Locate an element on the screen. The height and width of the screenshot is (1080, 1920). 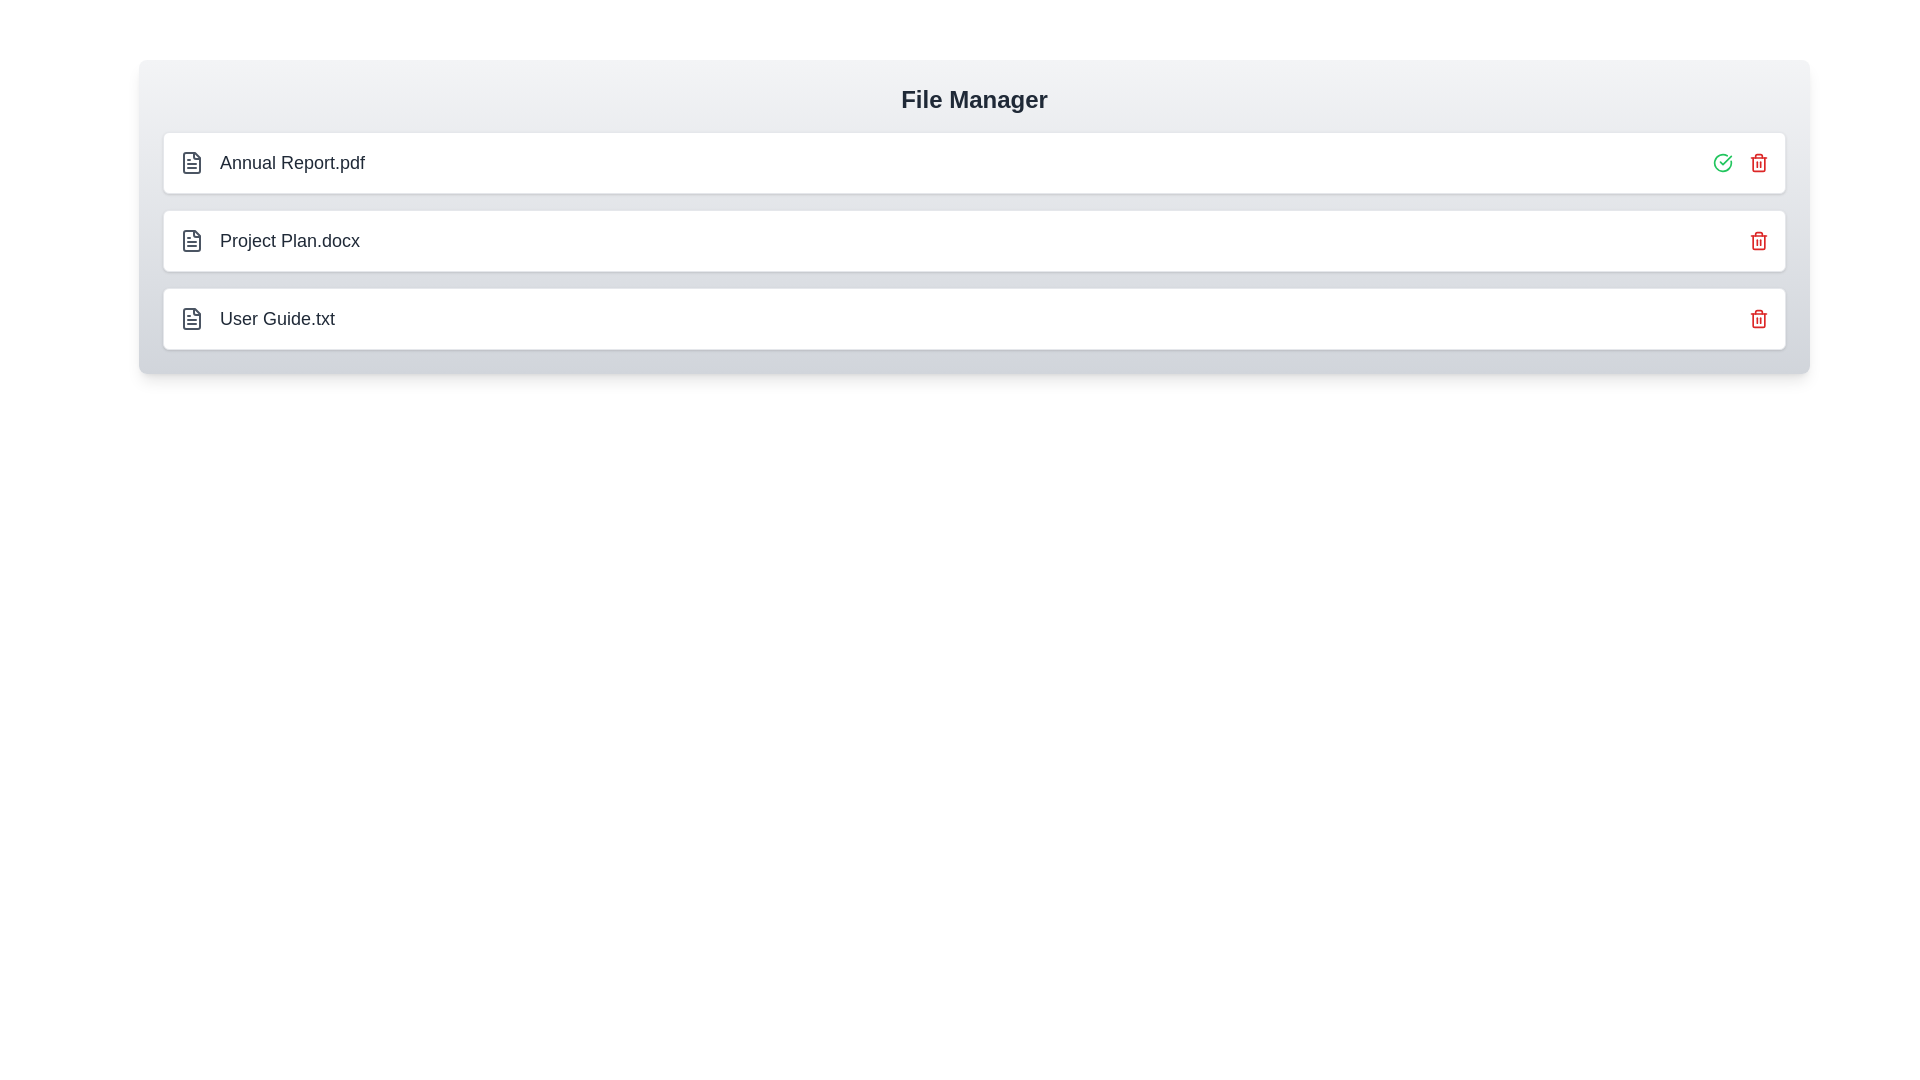
the File entry labeled 'Project Plan.docx', which is the second item in the vertical list of file entries in the file manager interface is located at coordinates (974, 239).